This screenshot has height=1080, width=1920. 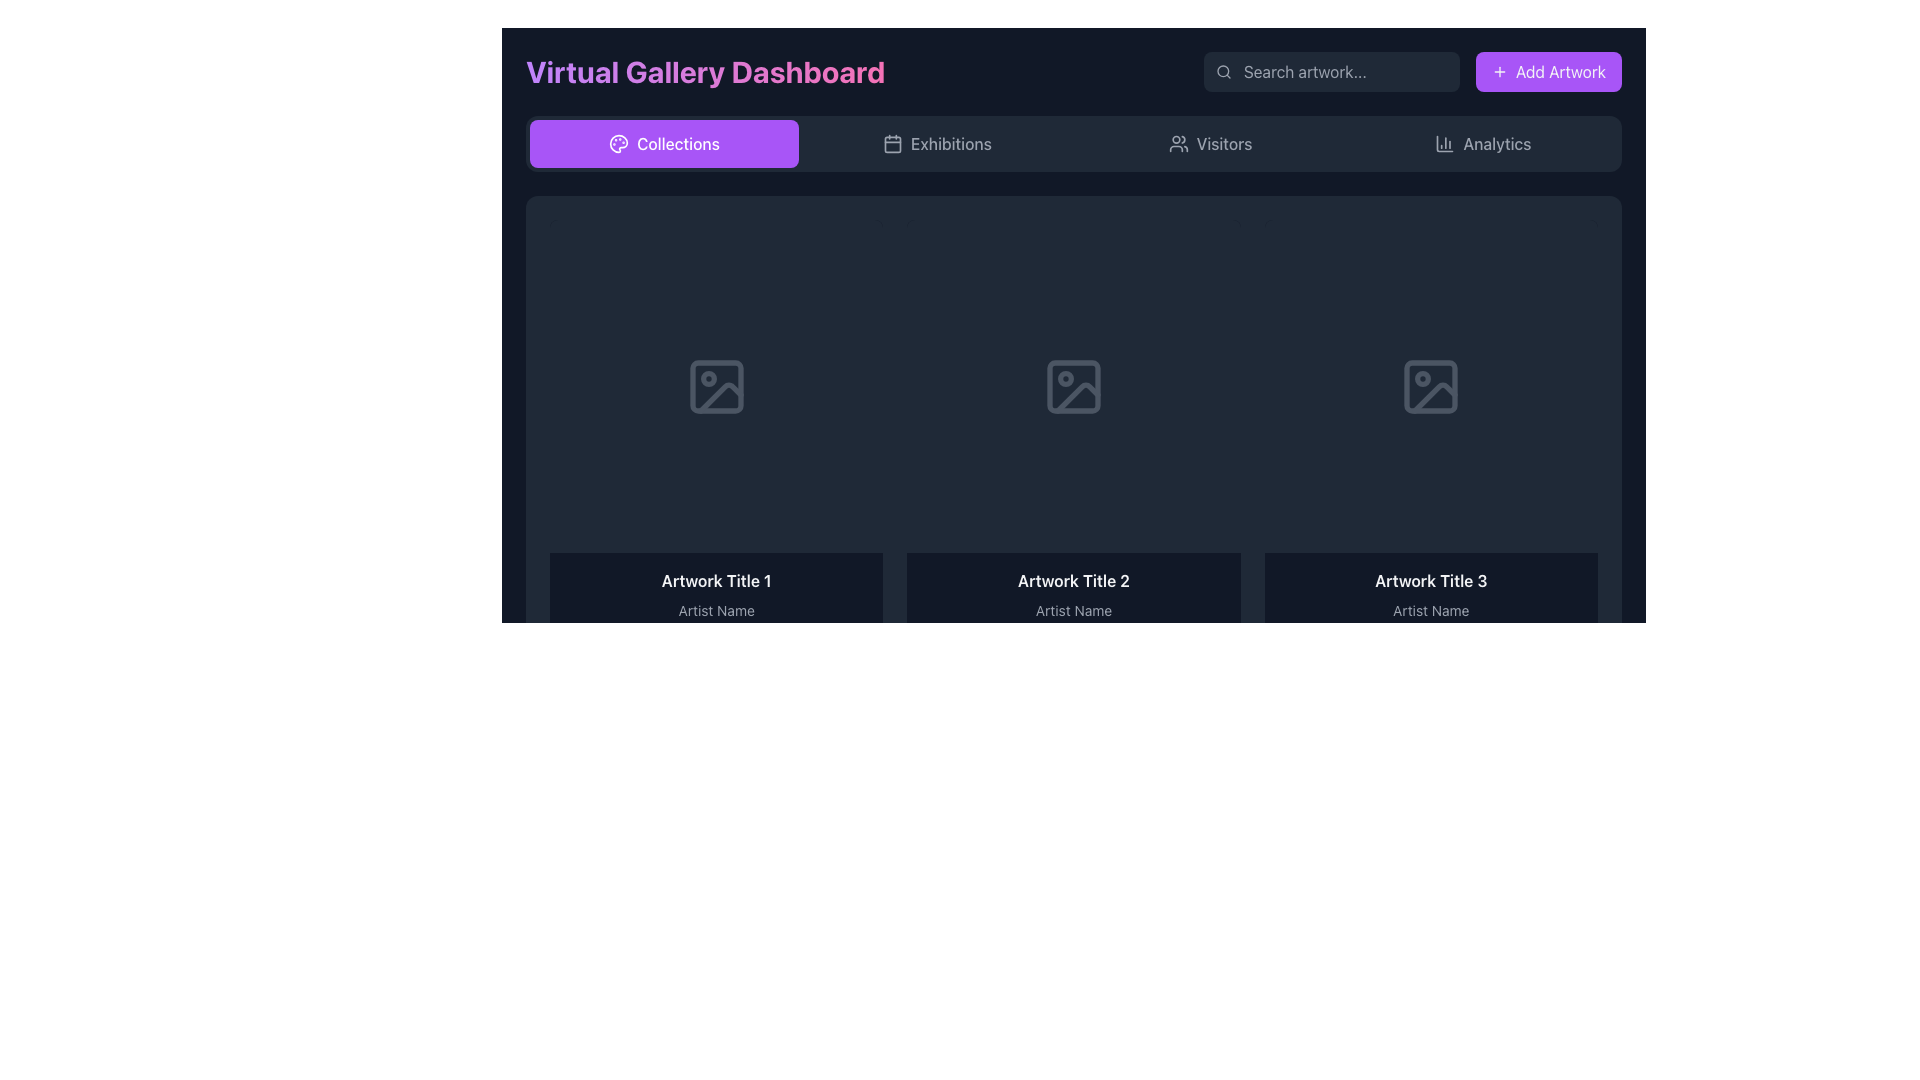 What do you see at coordinates (1073, 610) in the screenshot?
I see `the static text label identifying the artist associated with 'Artwork Title 2', which is positioned in the second artwork card panel below the title and above numerical labels` at bounding box center [1073, 610].